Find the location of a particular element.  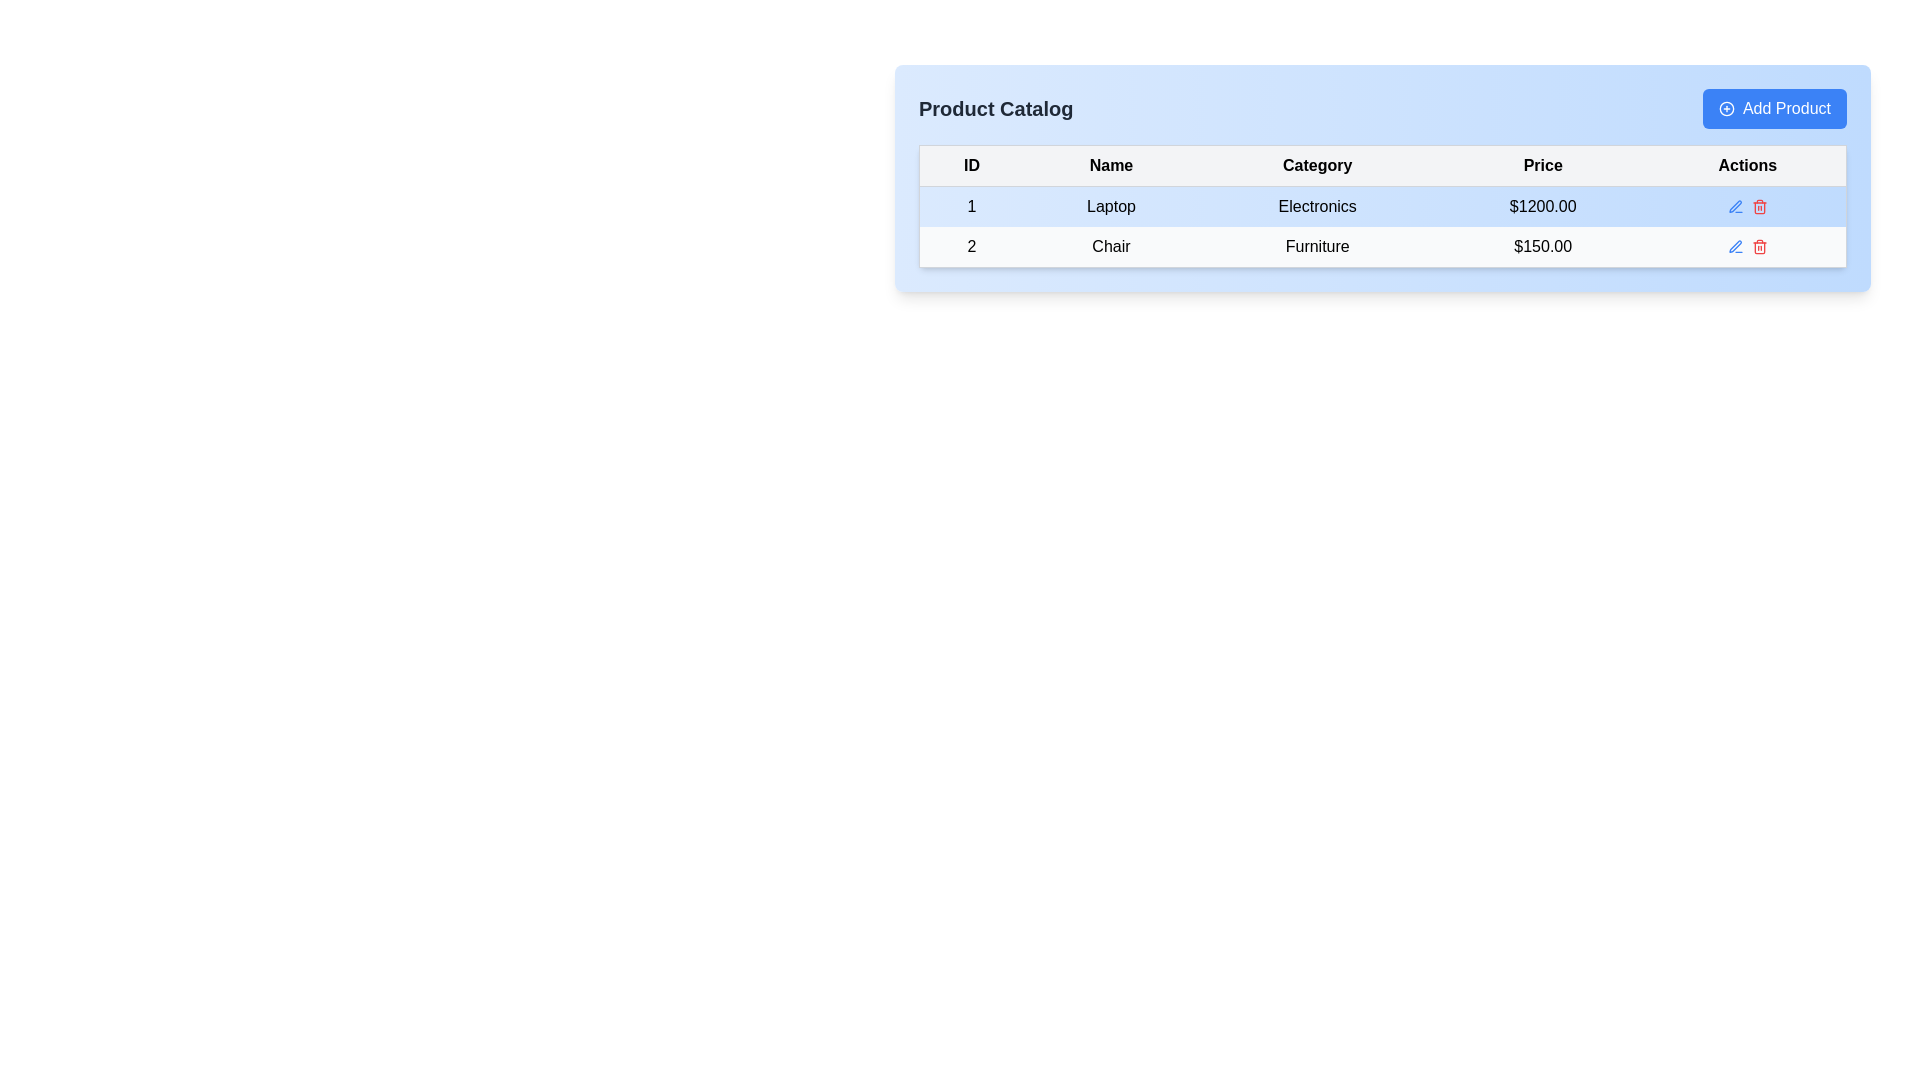

the static text label that identifies the row associated with the item ID, located under the column header 'ID' and in the same row as the text 'Laptop' is located at coordinates (971, 206).